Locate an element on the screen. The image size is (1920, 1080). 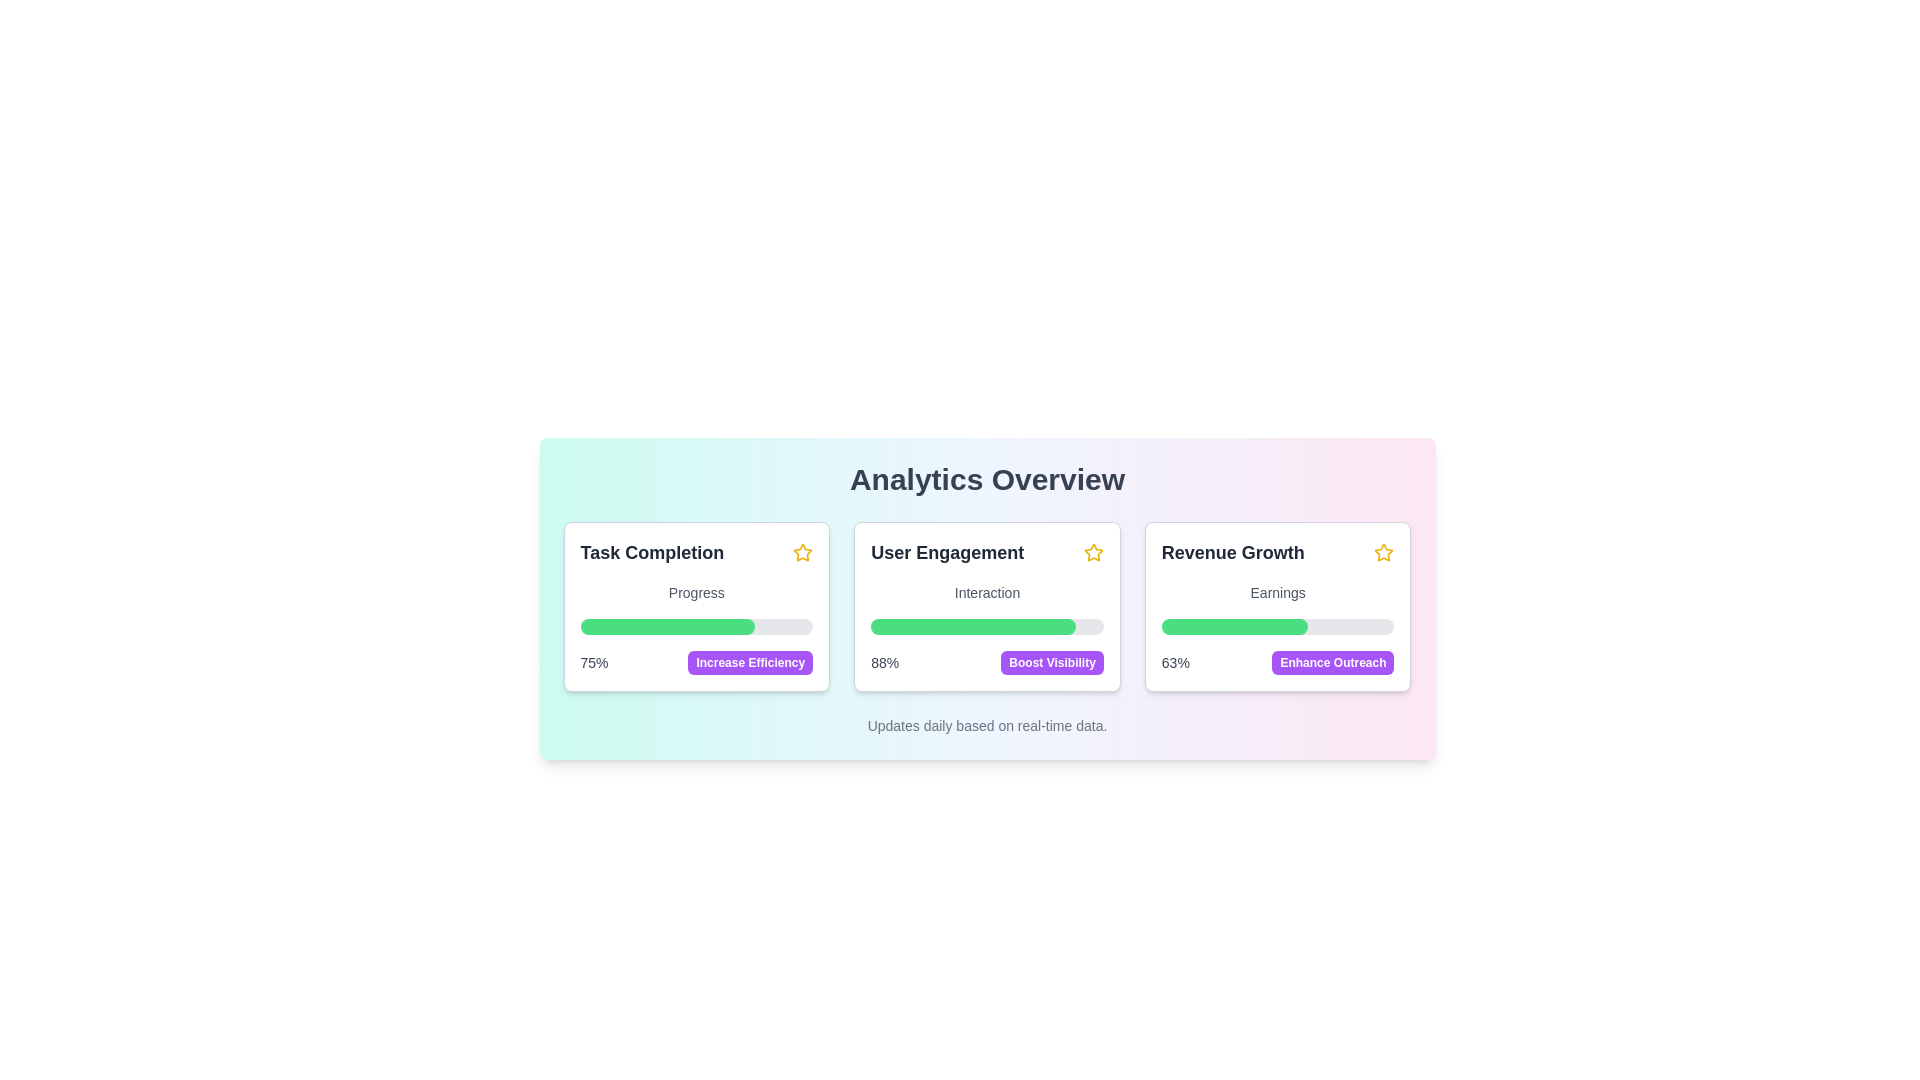
the informational text label located within the 'Revenue Growth' card, positioned below the title 'Revenue Growth' and above the progress bar is located at coordinates (1277, 592).